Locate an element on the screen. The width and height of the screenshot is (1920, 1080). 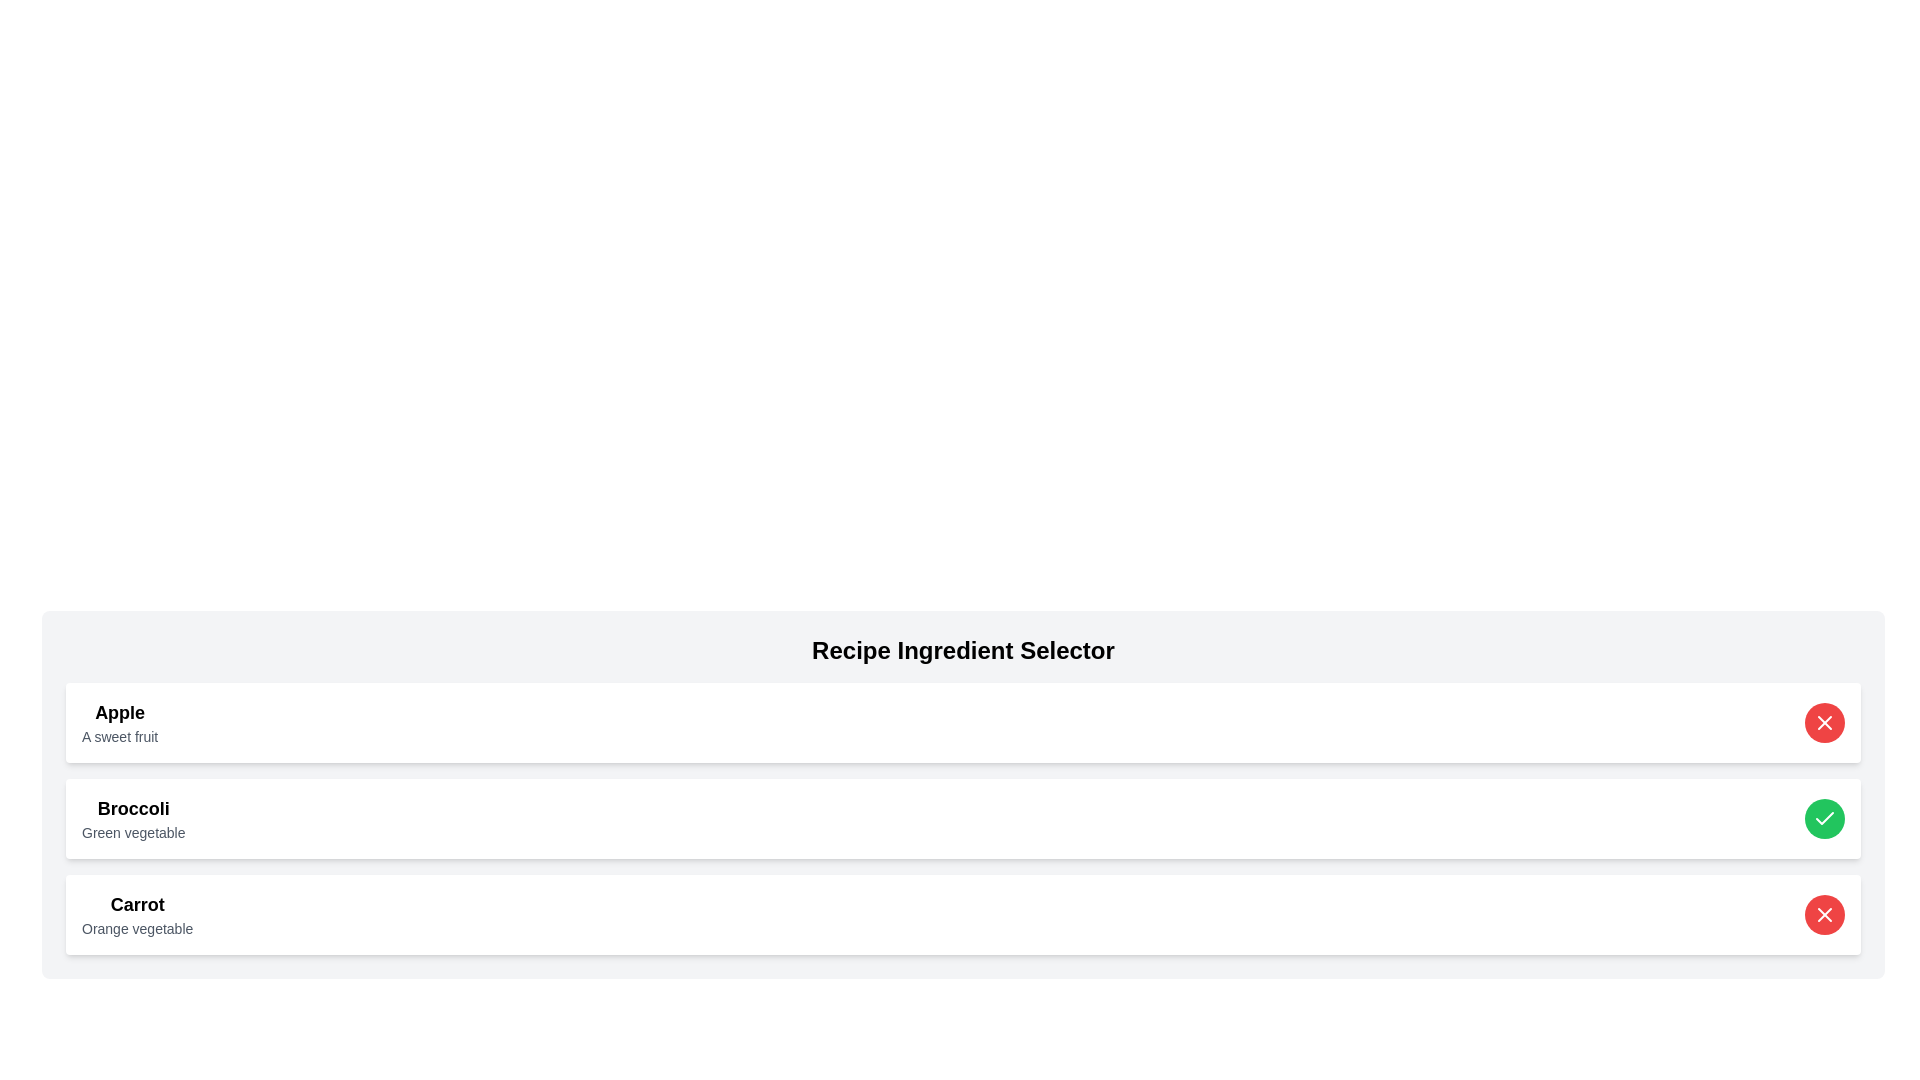
the rounded green button with a white checkmark icon located in the middle row labeled 'Broccoli - Green vegetable' is located at coordinates (1824, 818).